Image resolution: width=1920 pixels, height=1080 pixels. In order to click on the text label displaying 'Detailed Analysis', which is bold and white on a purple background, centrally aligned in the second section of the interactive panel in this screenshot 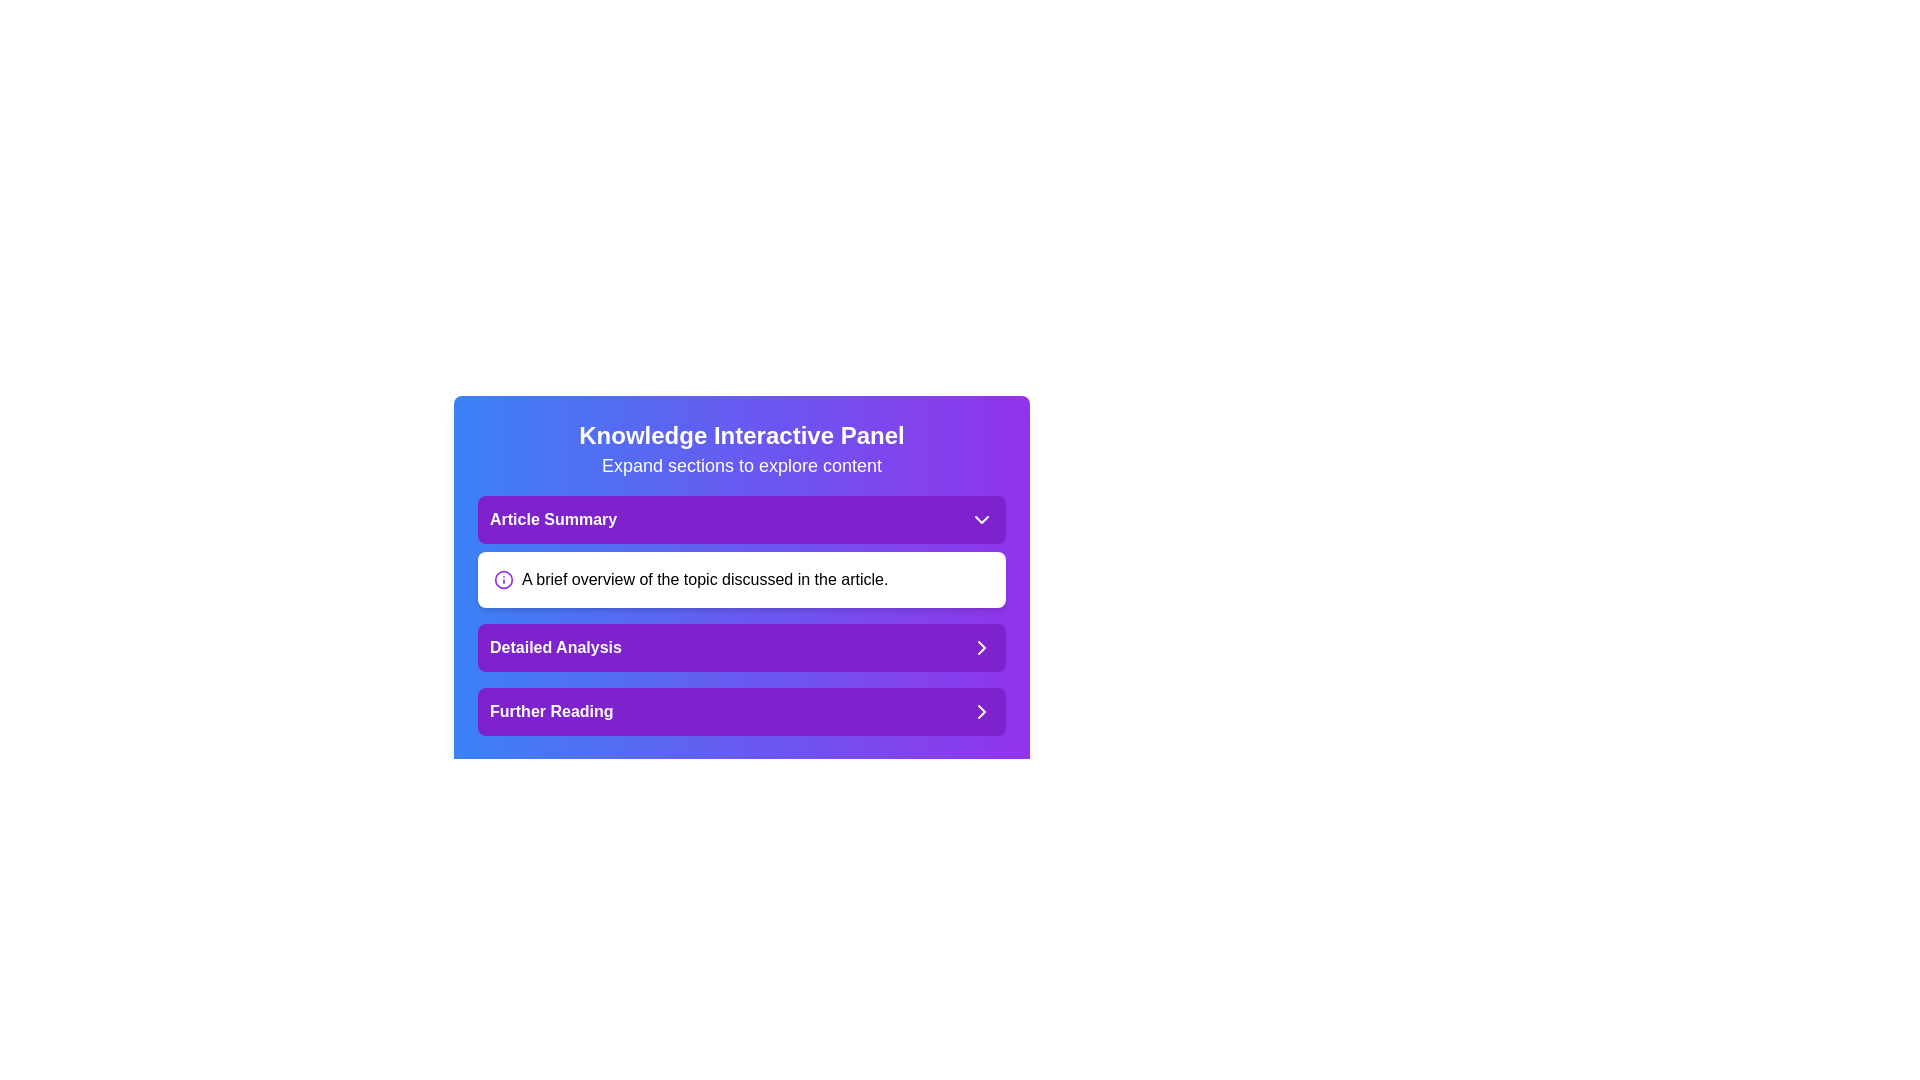, I will do `click(556, 648)`.